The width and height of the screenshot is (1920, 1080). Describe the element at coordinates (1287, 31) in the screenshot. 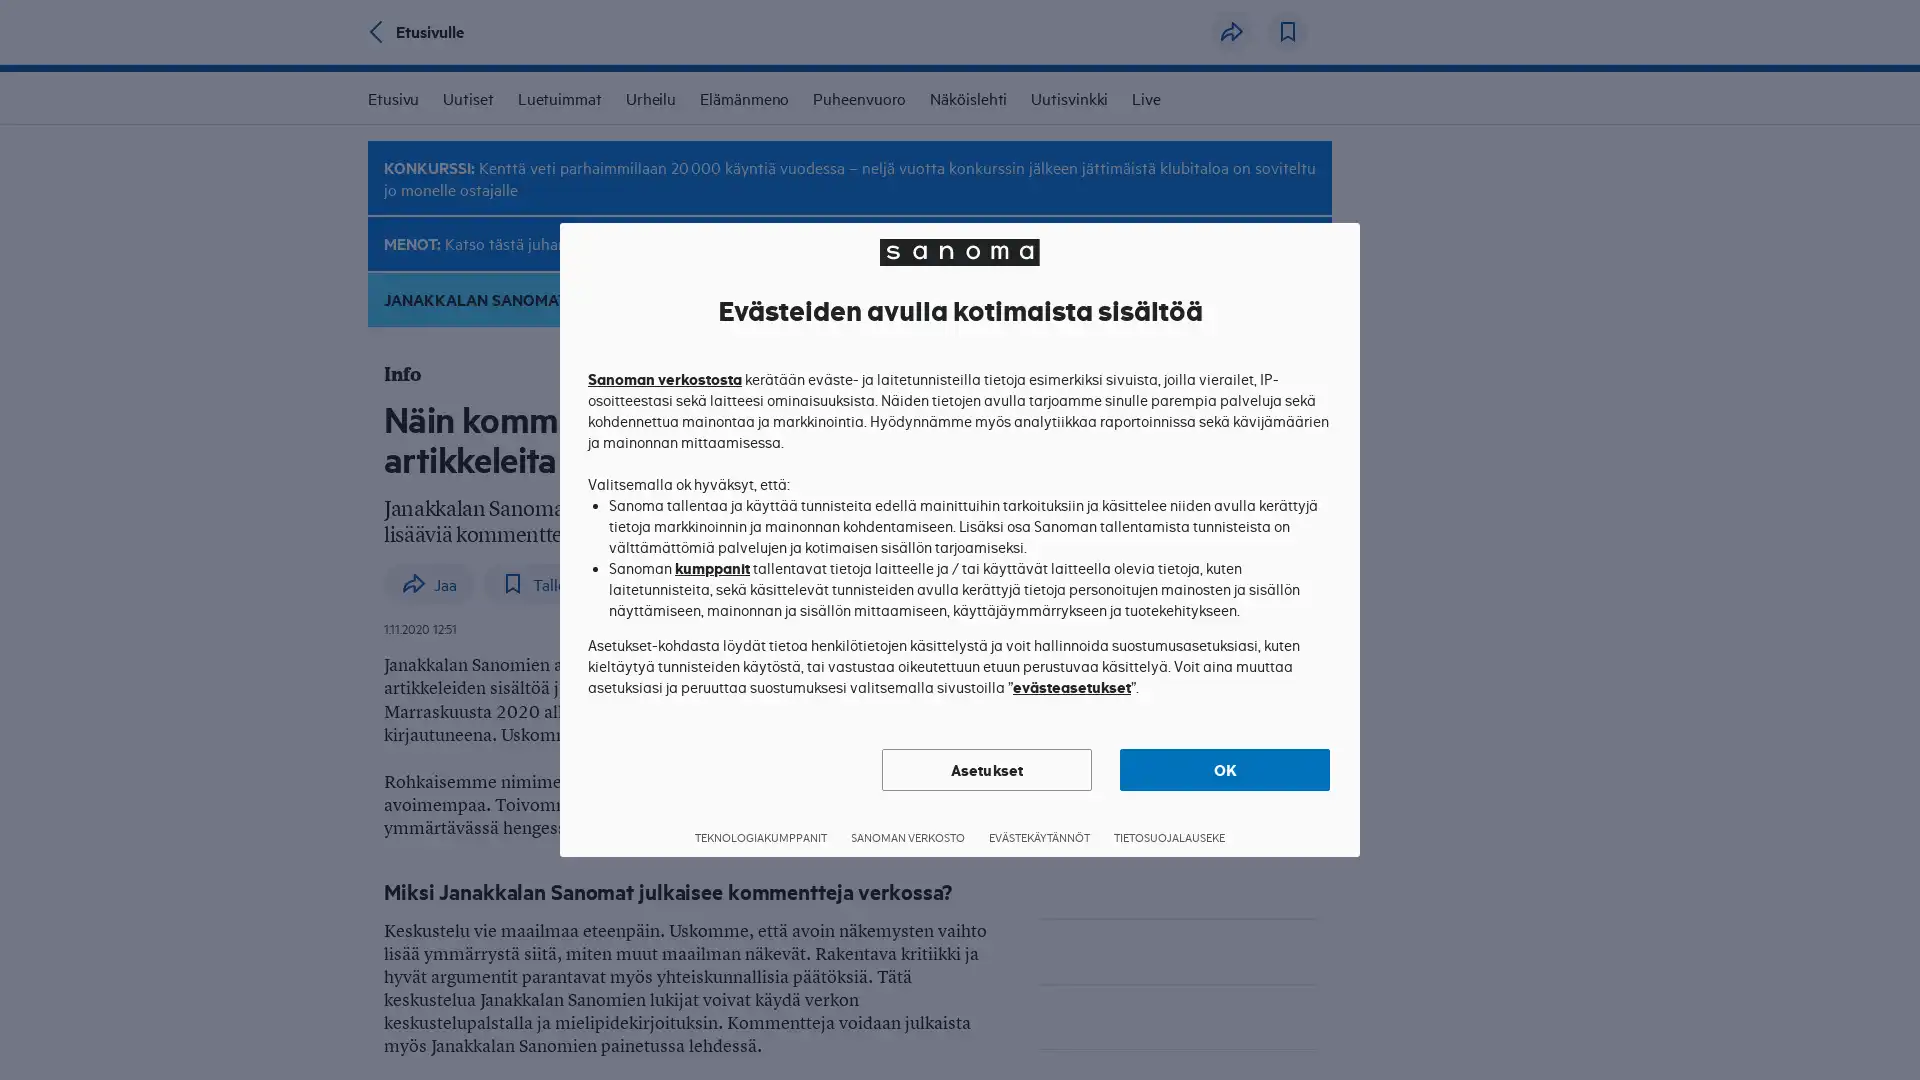

I see `Tallenna` at that location.